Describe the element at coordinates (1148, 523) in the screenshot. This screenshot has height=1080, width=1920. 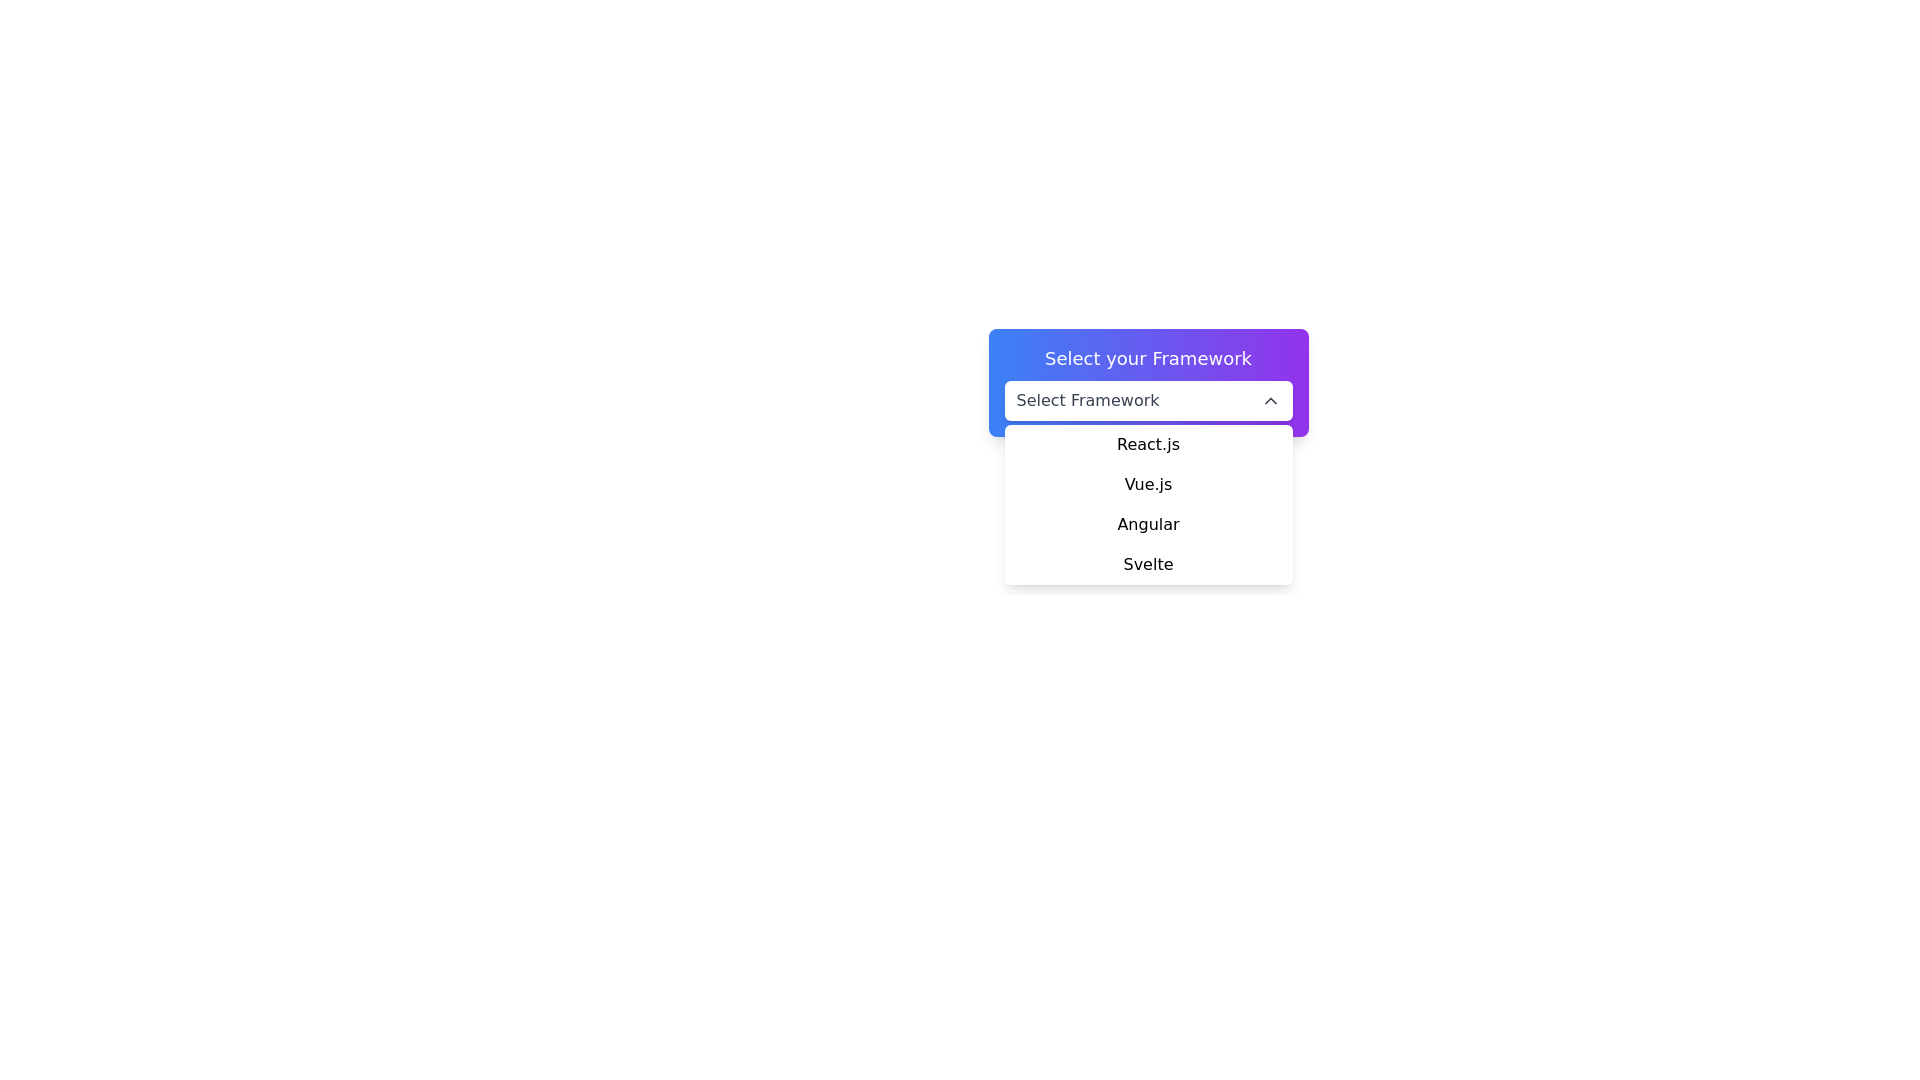
I see `the 'Angular' dropdown menu item, which is the third item` at that location.